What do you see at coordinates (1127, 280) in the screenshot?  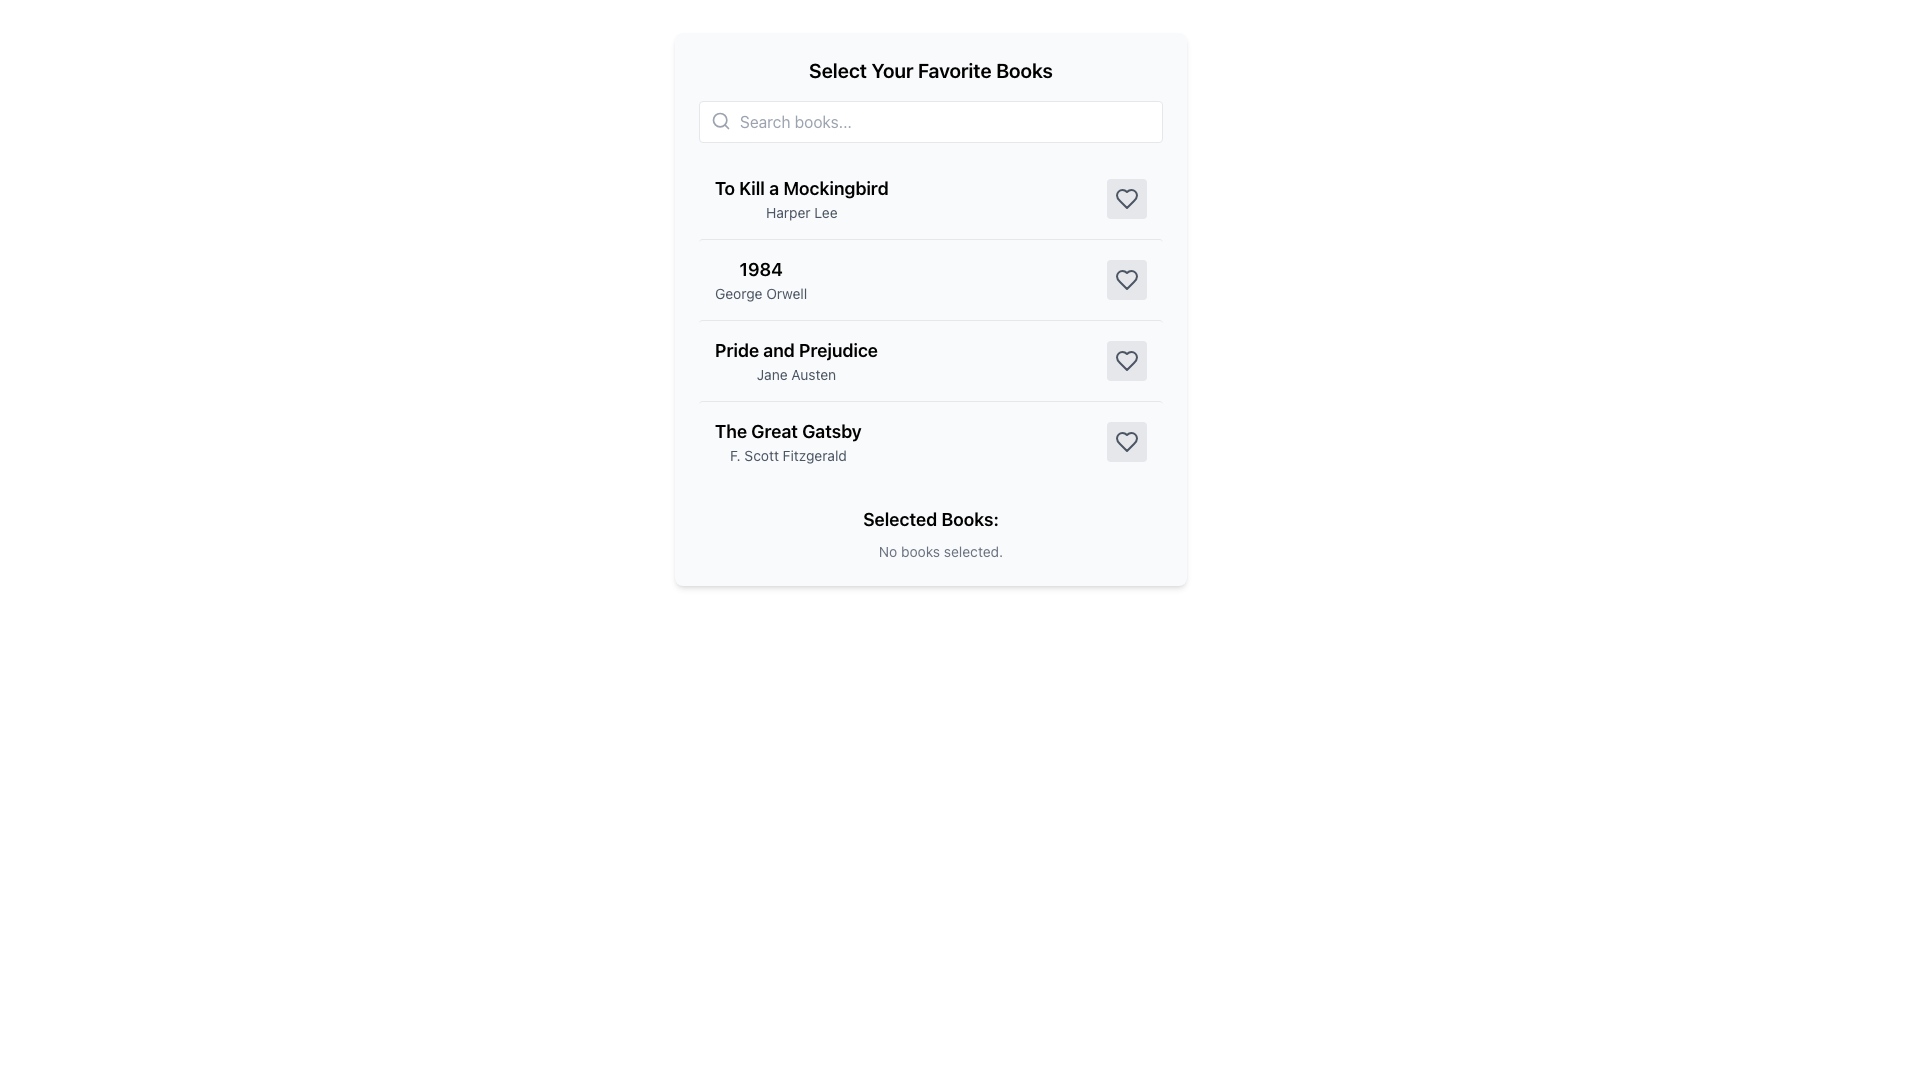 I see `the heart-shaped icon` at bounding box center [1127, 280].